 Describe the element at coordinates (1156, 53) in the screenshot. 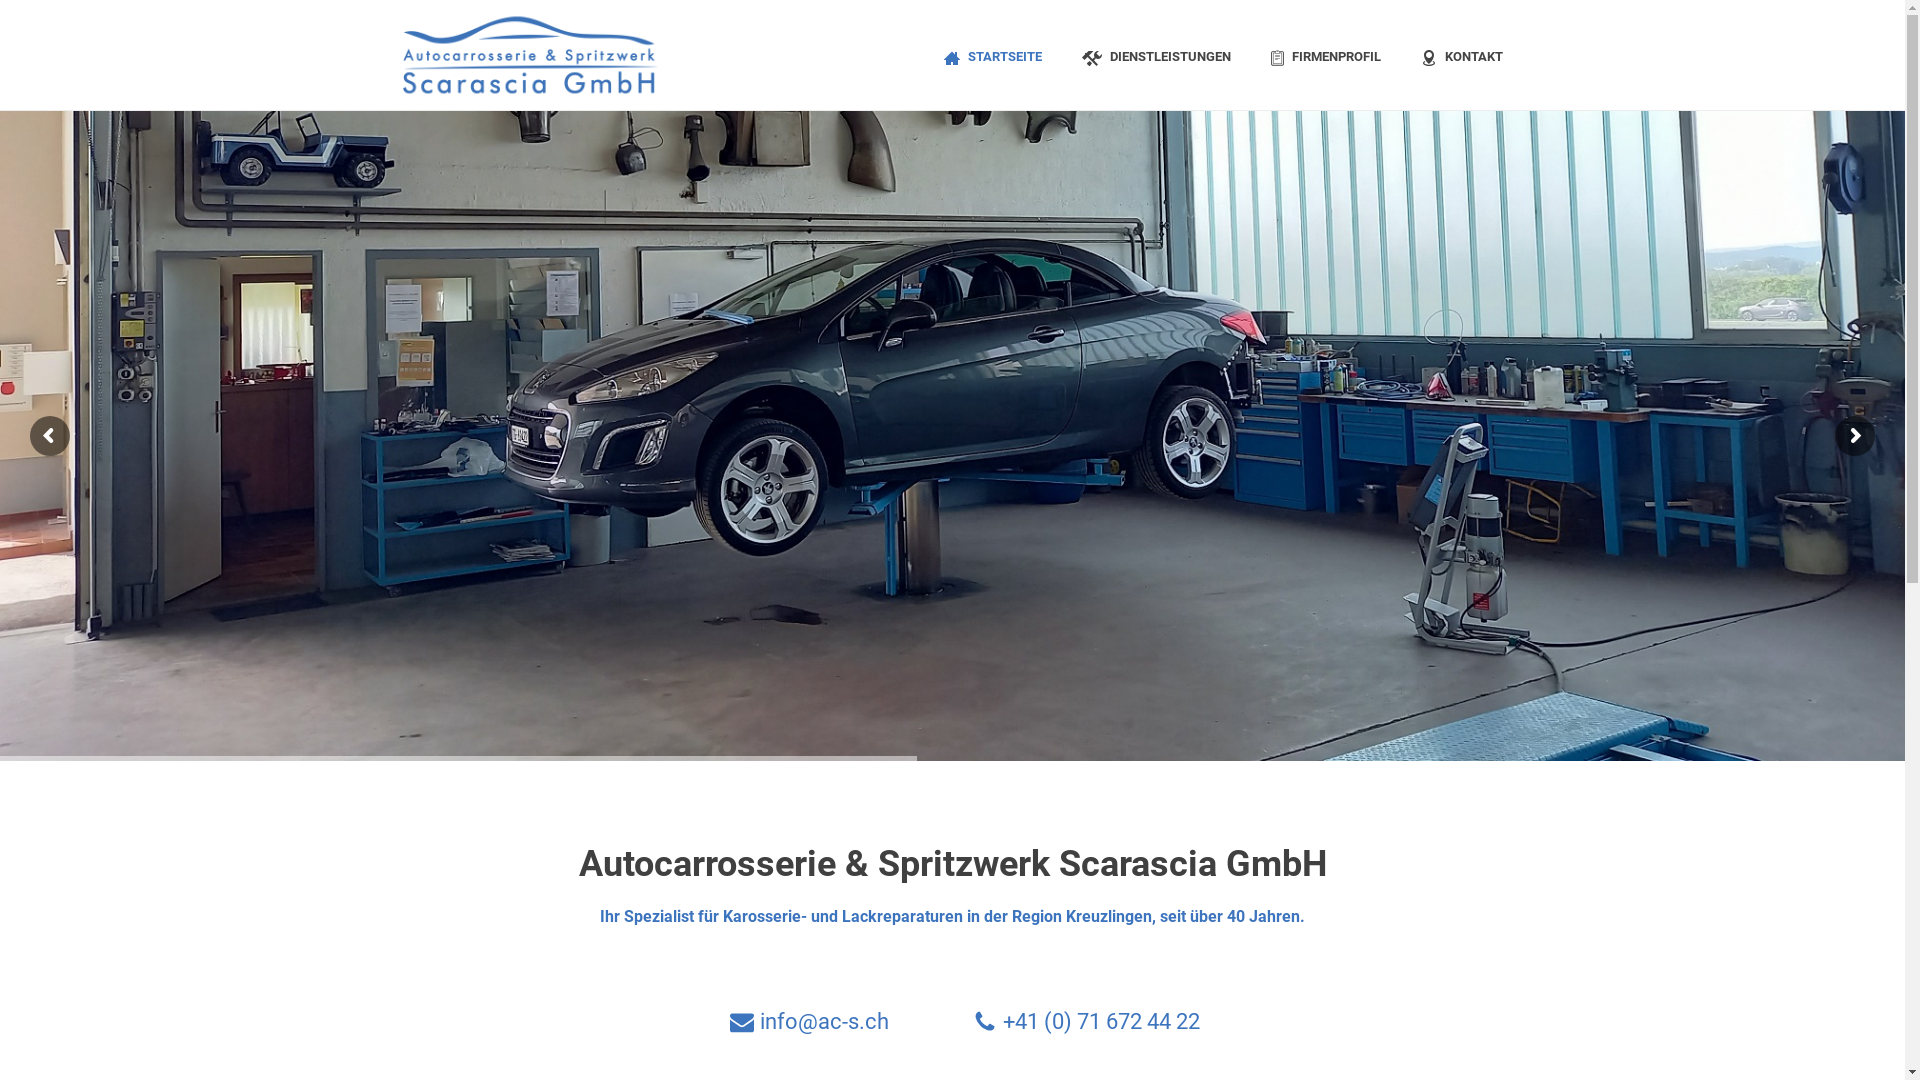

I see `'DIENSTLEISTUNGEN'` at that location.